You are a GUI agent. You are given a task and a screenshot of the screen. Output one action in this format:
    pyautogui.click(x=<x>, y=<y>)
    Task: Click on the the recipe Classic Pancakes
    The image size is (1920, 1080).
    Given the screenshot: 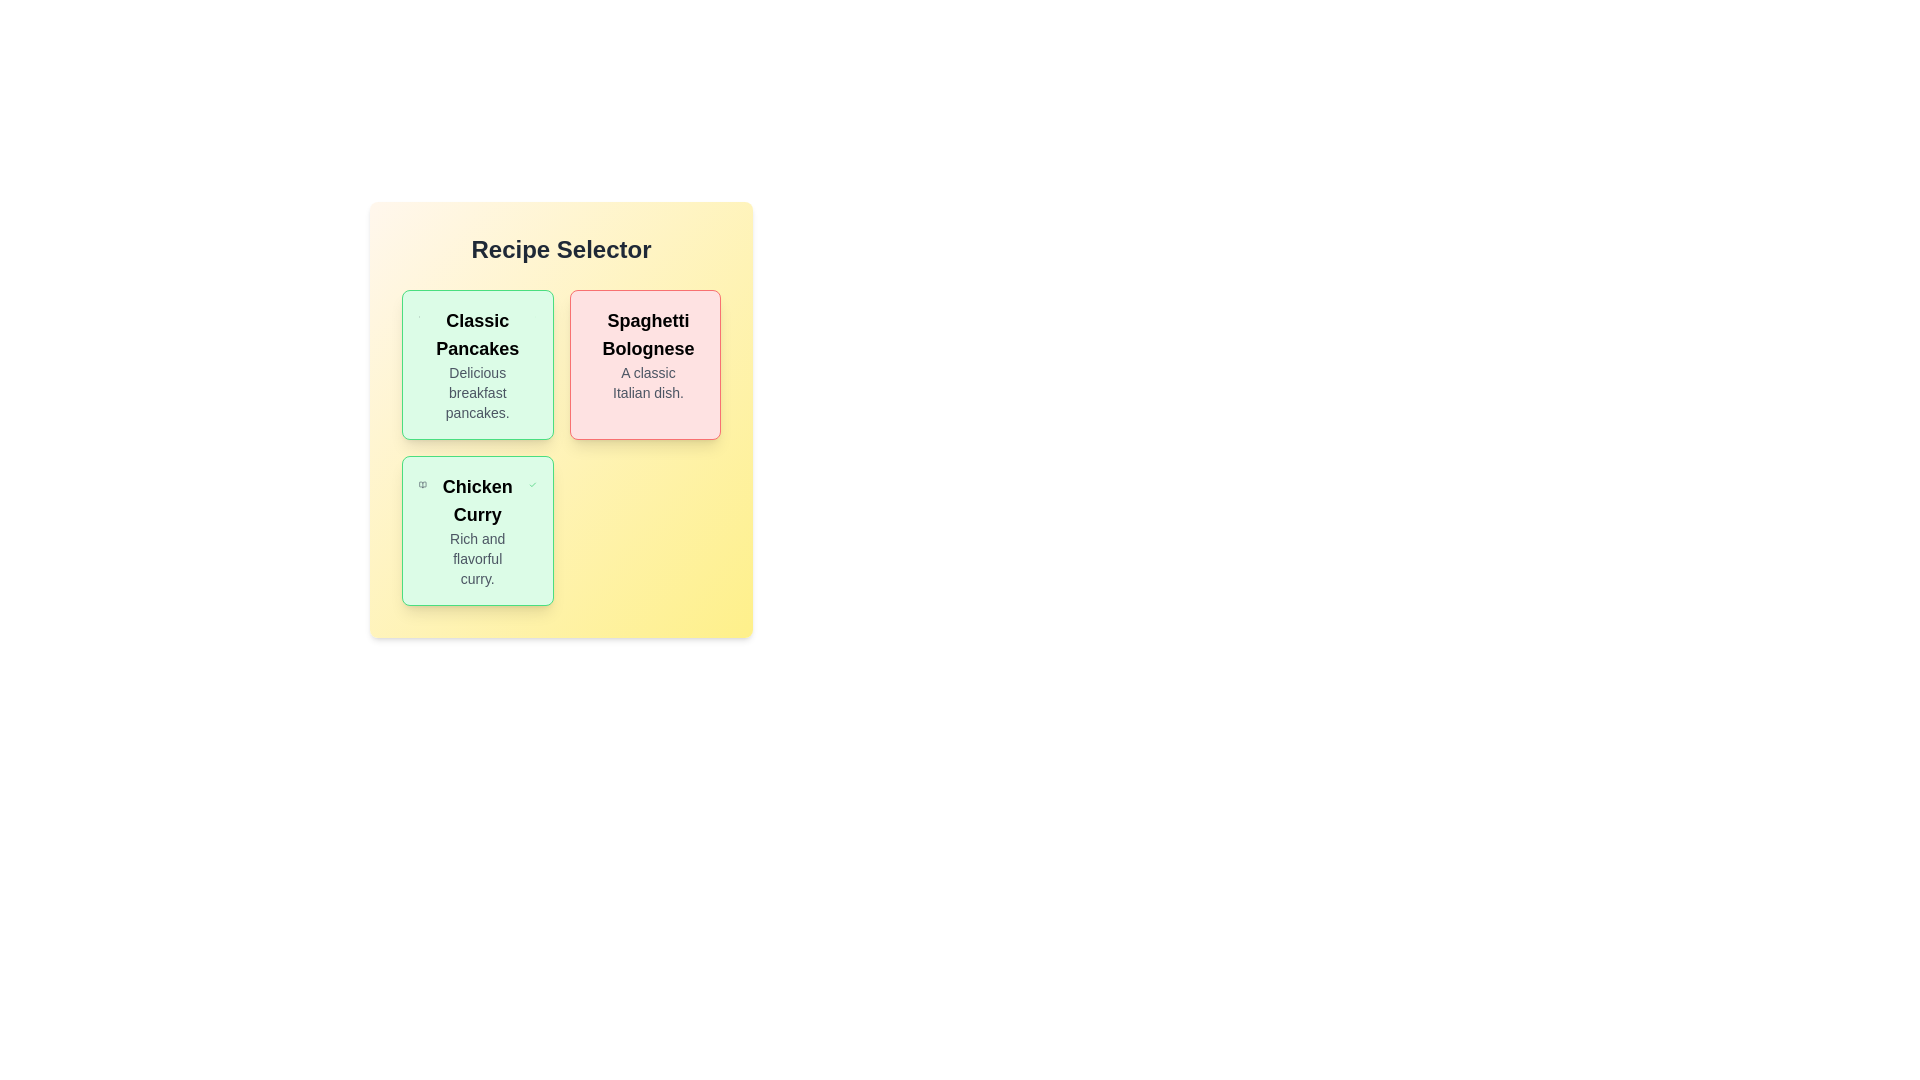 What is the action you would take?
    pyautogui.click(x=476, y=365)
    